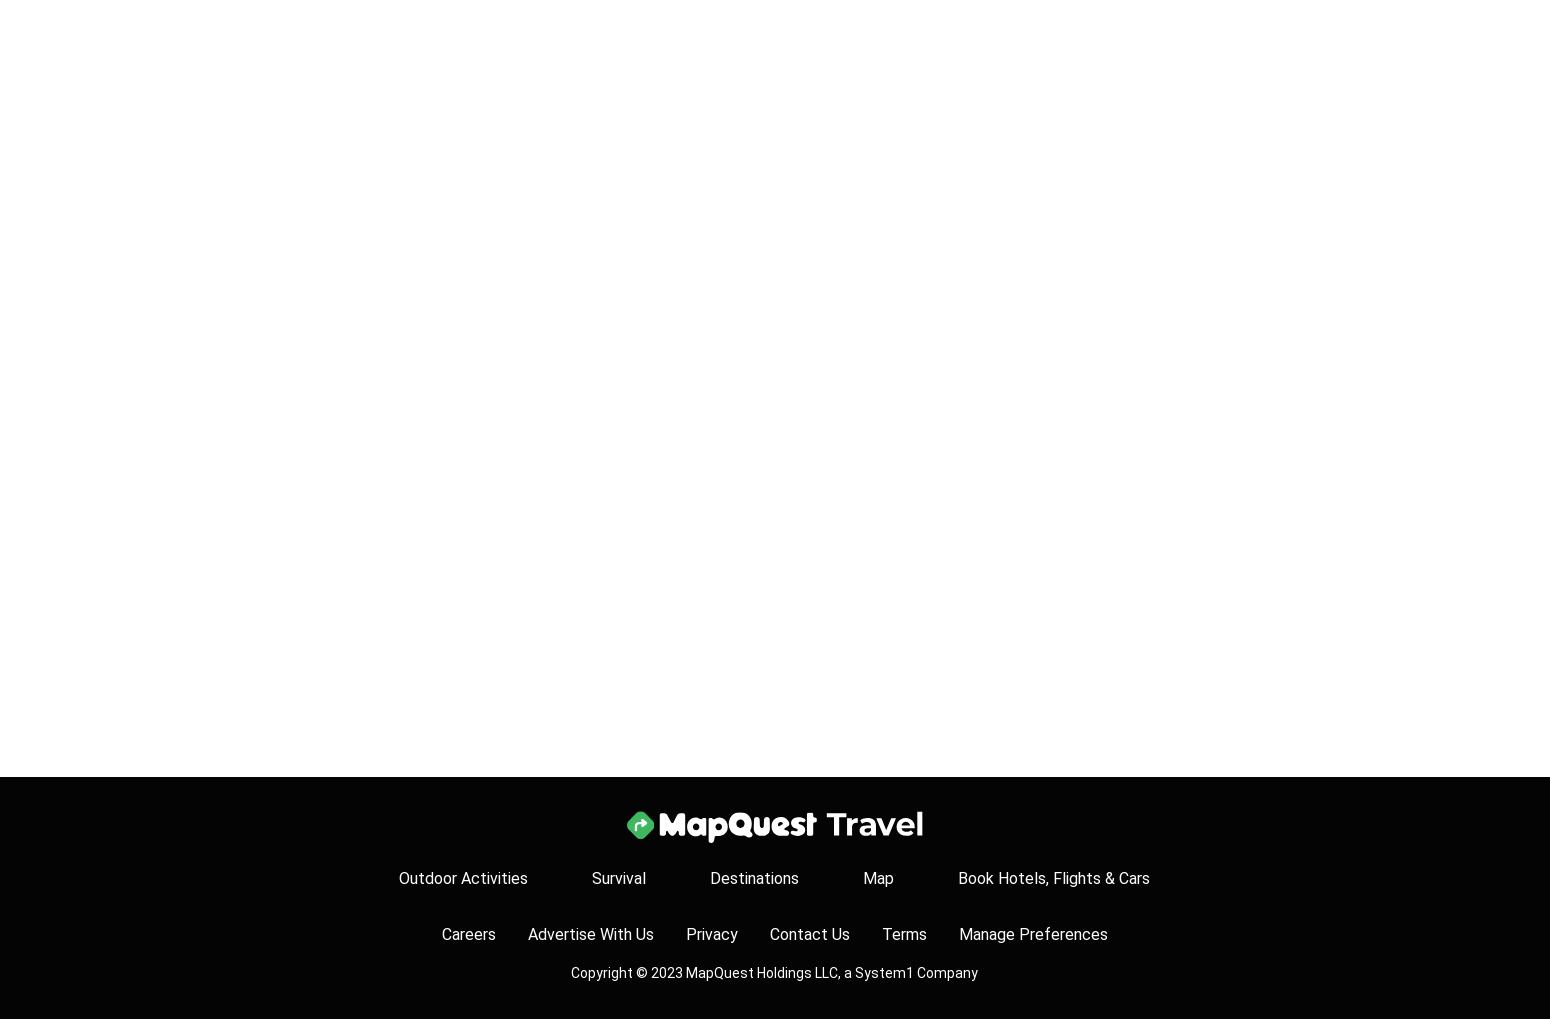 The width and height of the screenshot is (1550, 1019). What do you see at coordinates (884, 972) in the screenshot?
I see `'System1'` at bounding box center [884, 972].